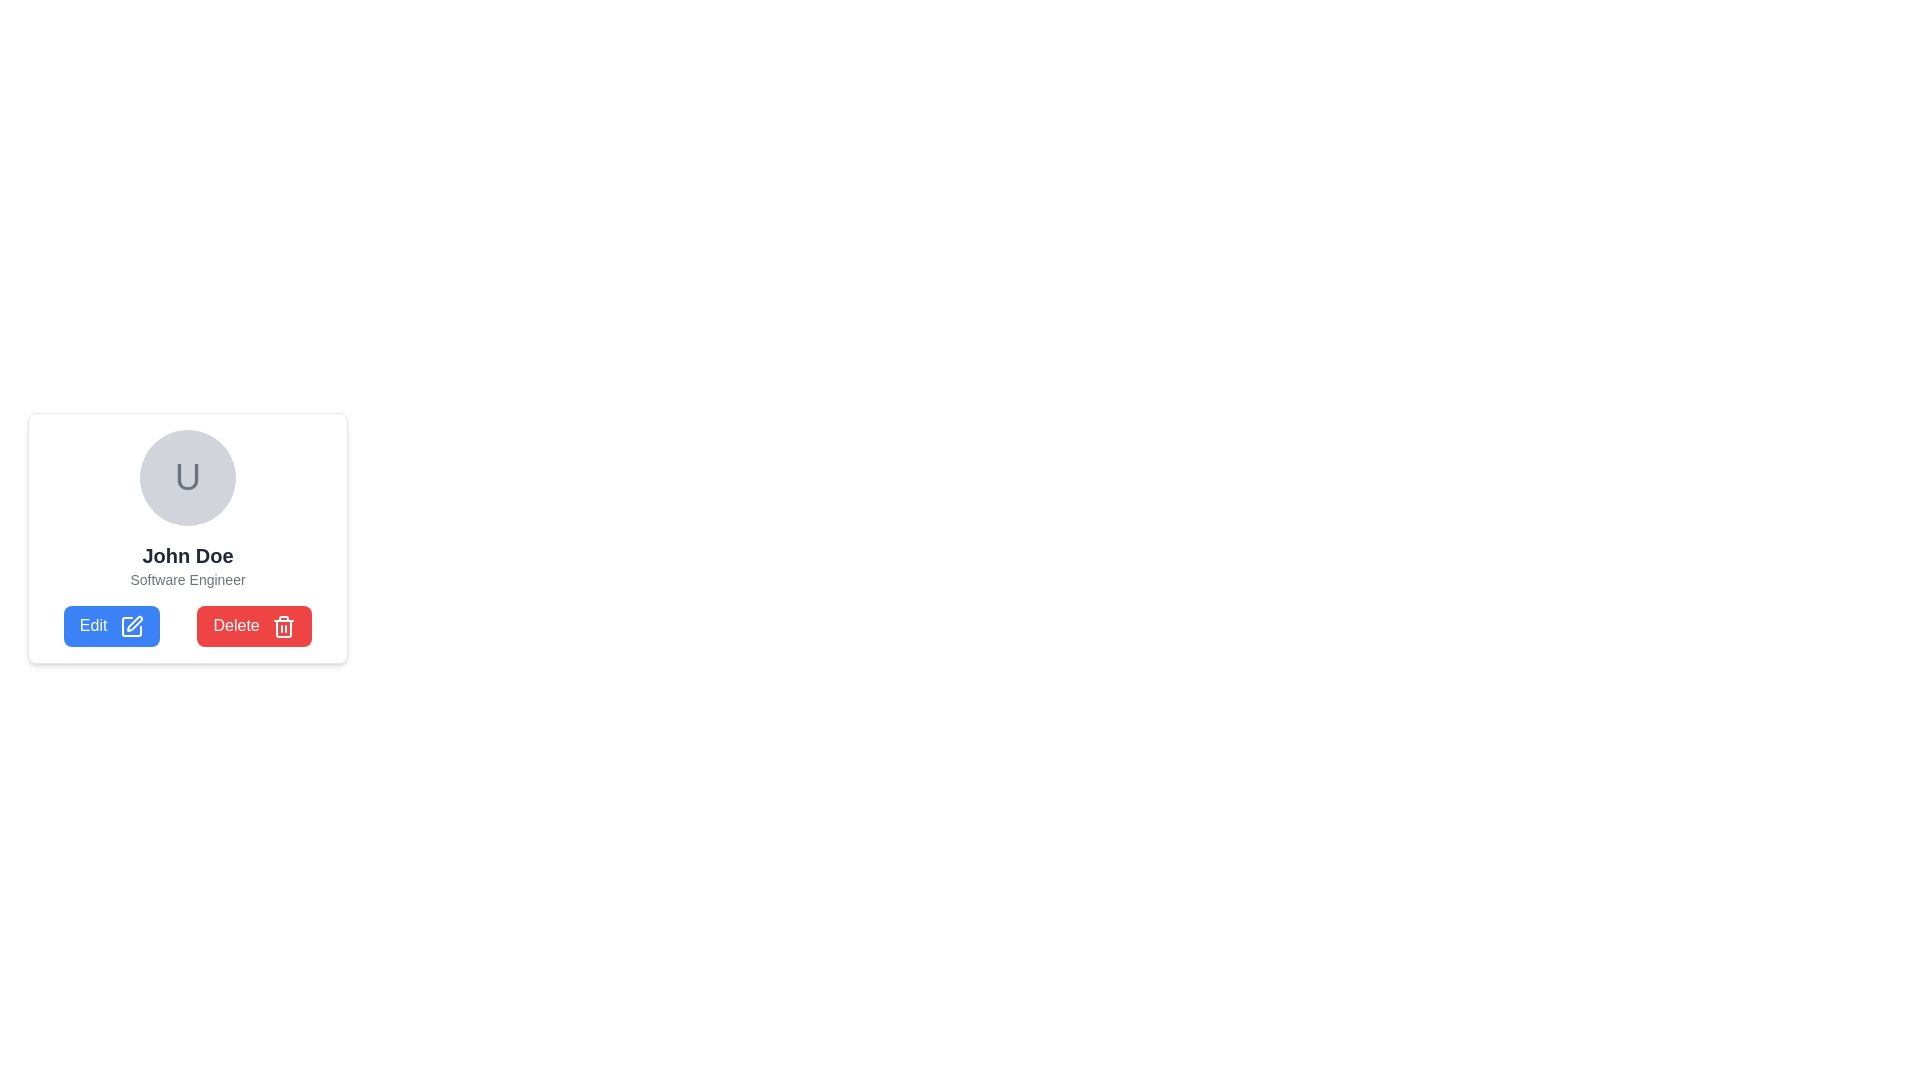 Image resolution: width=1920 pixels, height=1080 pixels. Describe the element at coordinates (187, 478) in the screenshot. I see `the capital letter 'U' styled in gray, which is located at the center of a circular component with a light gray background, positioned above the text labels 'John Doe' and 'Software Engineer'` at that location.